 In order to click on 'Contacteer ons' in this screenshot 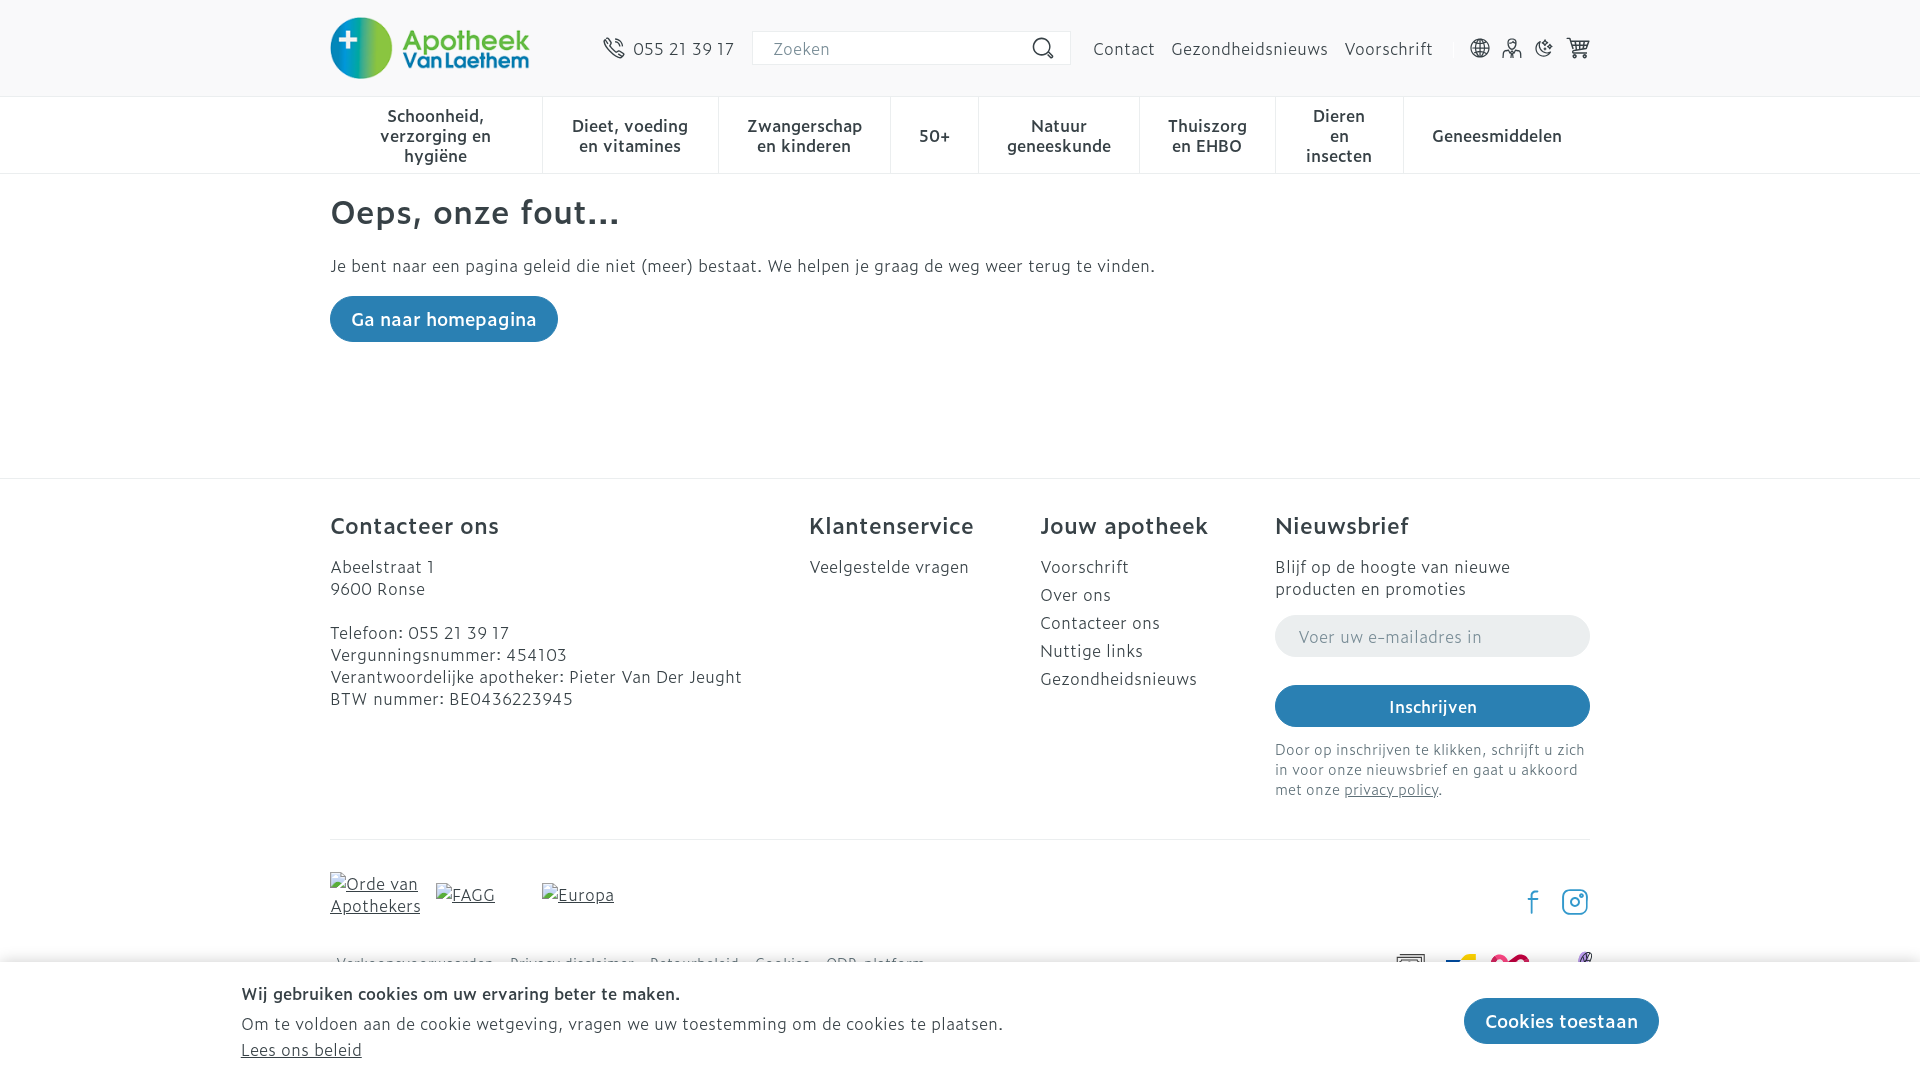, I will do `click(1149, 620)`.